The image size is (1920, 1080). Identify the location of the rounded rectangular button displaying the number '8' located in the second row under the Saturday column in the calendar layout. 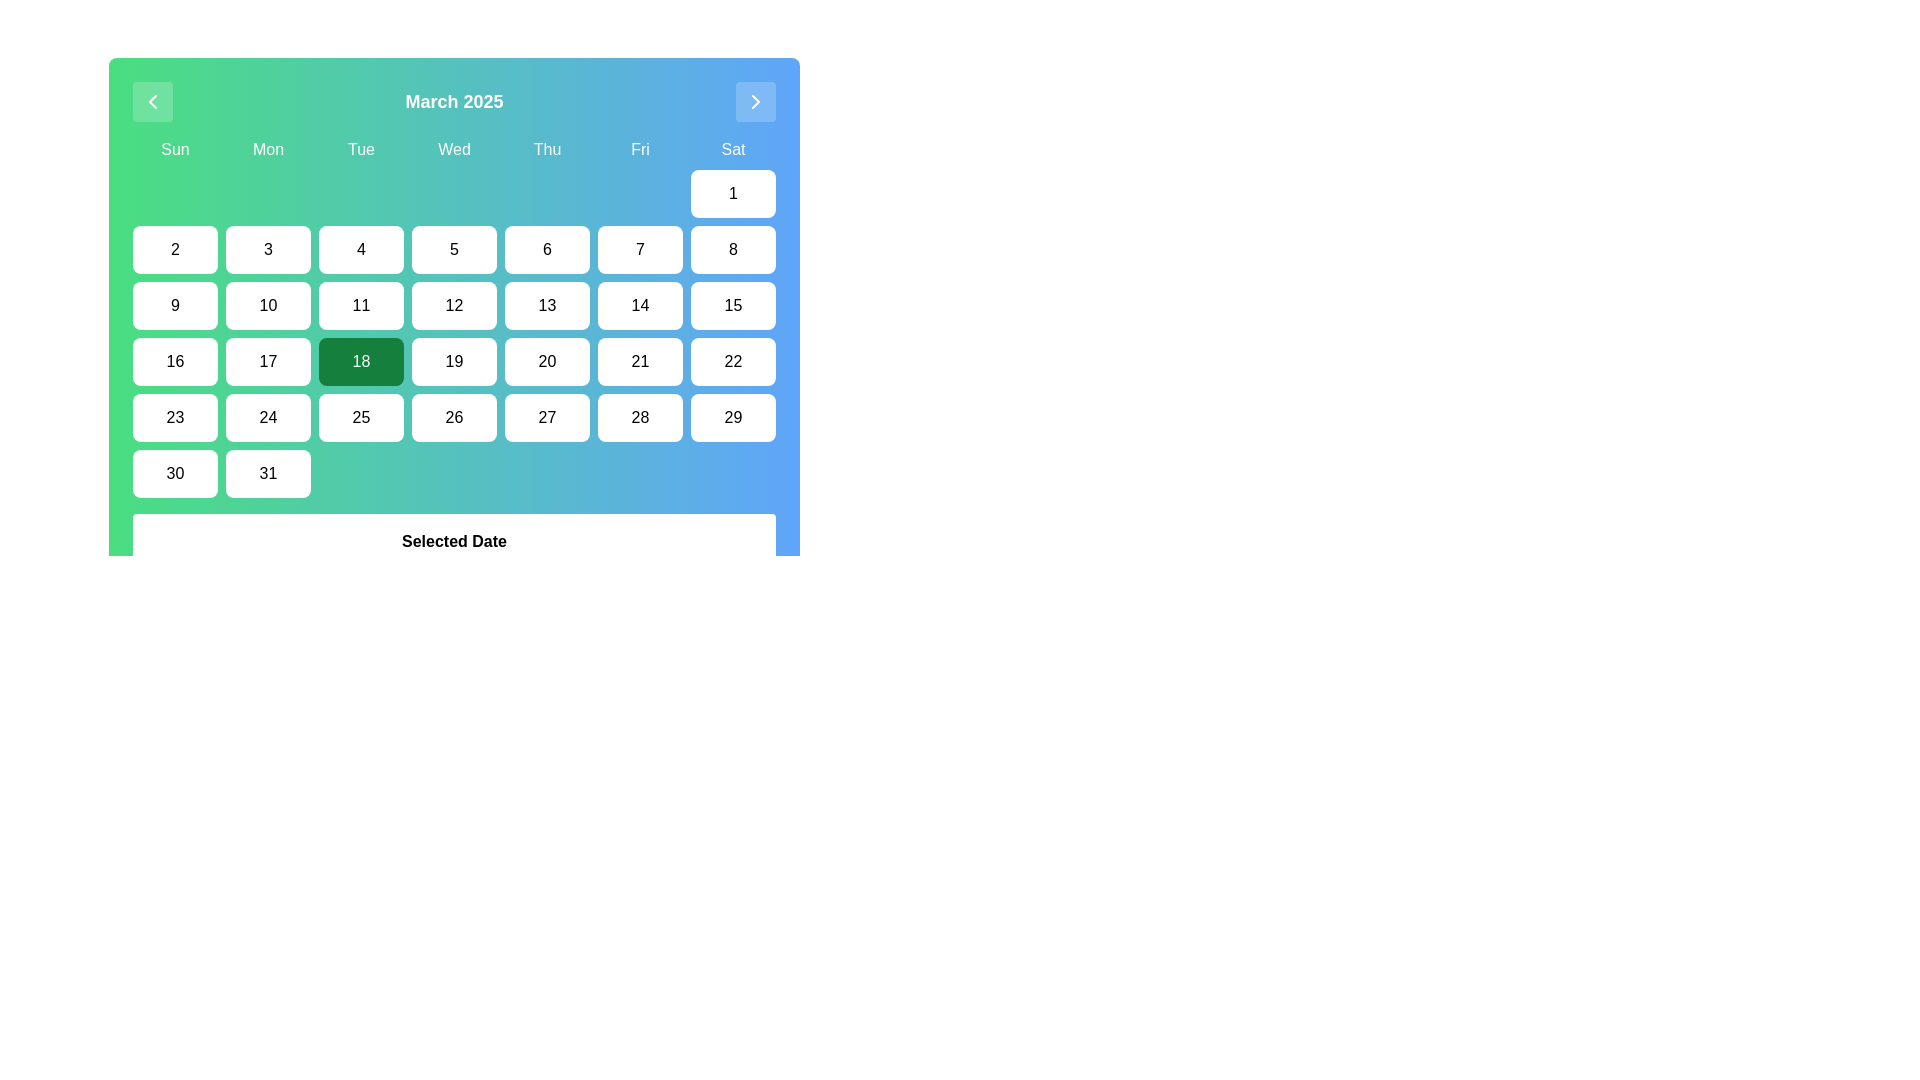
(732, 249).